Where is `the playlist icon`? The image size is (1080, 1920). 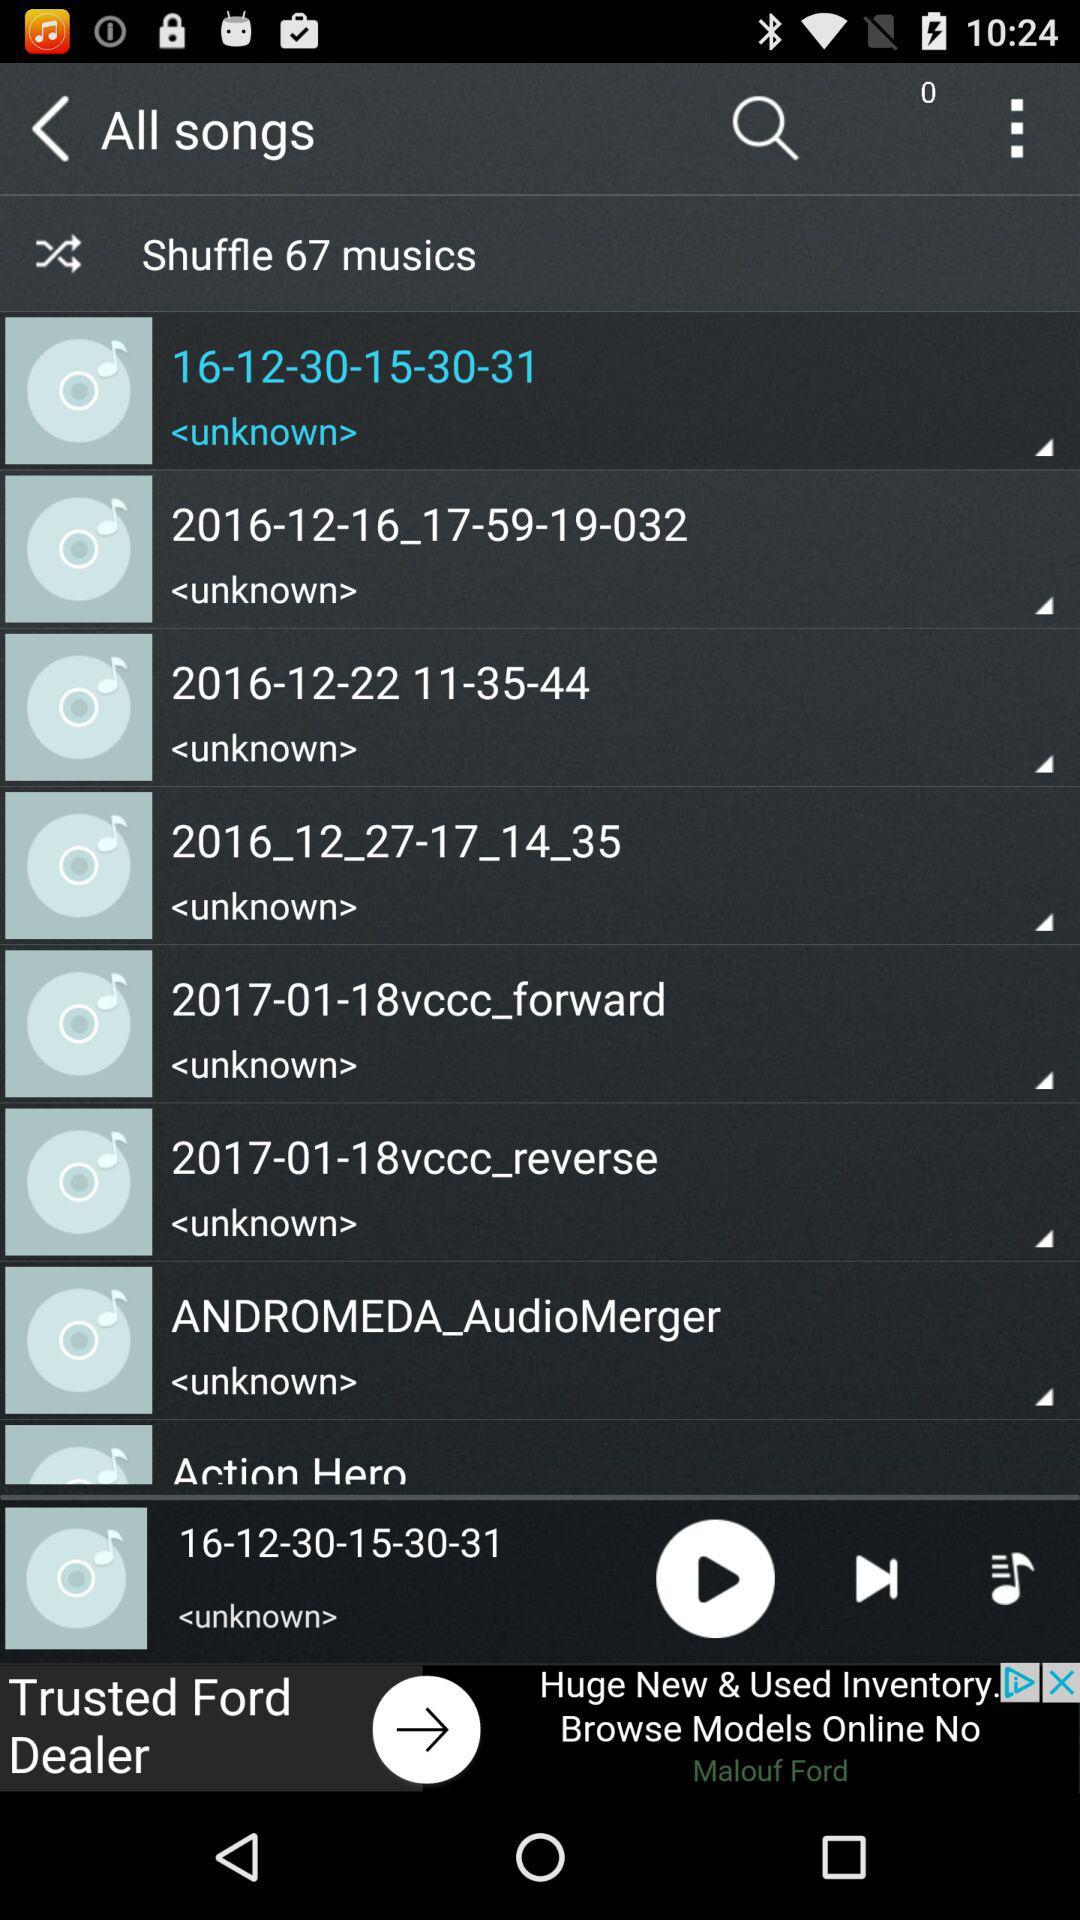
the playlist icon is located at coordinates (1012, 1688).